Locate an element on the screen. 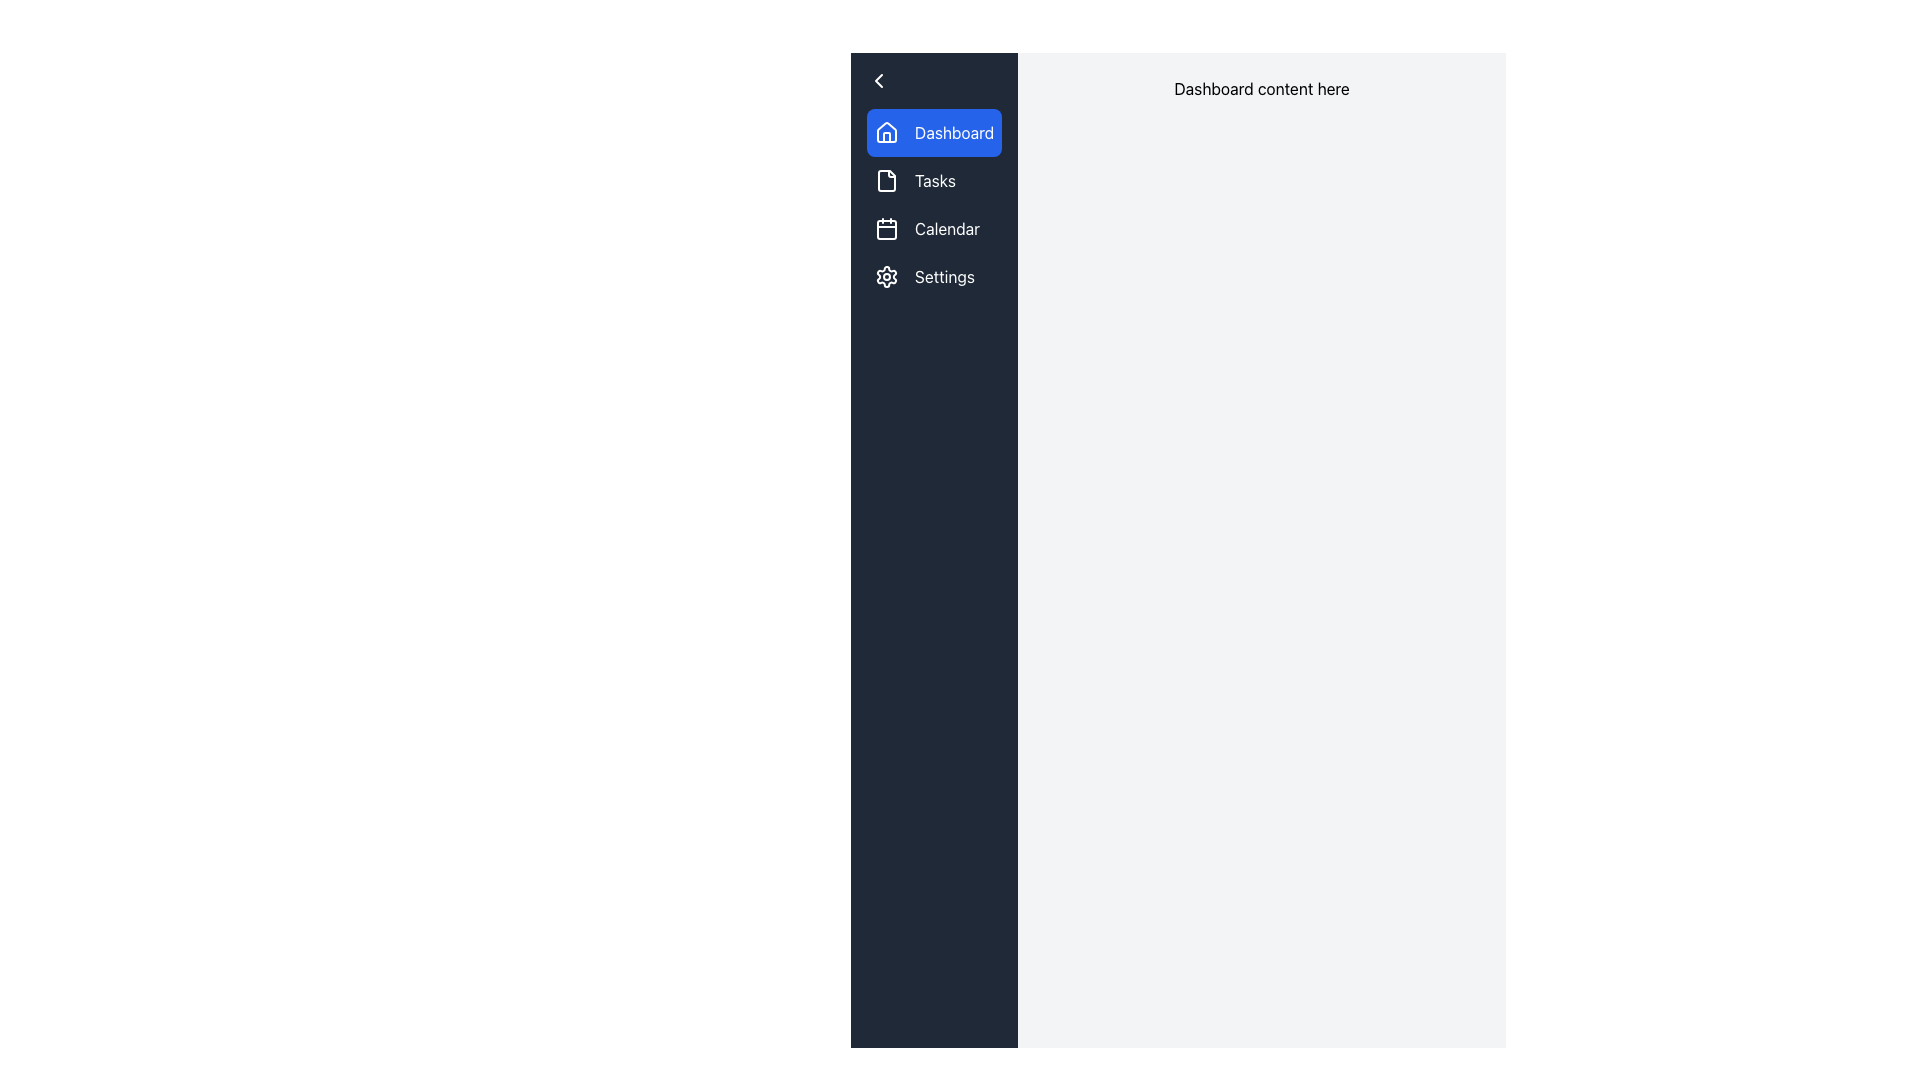  the Text Label at the top-center of the main content section, which indicates that the content below pertains to the dashboard is located at coordinates (1261, 87).